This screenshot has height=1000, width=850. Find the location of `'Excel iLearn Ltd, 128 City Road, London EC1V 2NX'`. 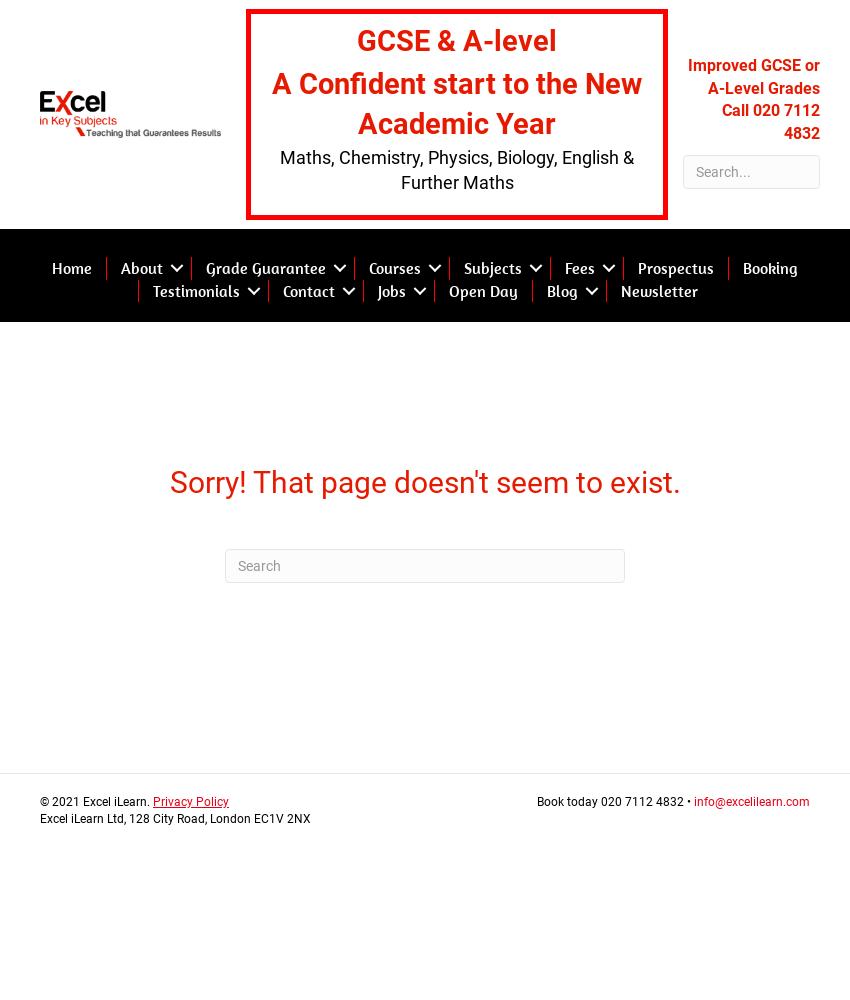

'Excel iLearn Ltd, 128 City Road, London EC1V 2NX' is located at coordinates (174, 817).